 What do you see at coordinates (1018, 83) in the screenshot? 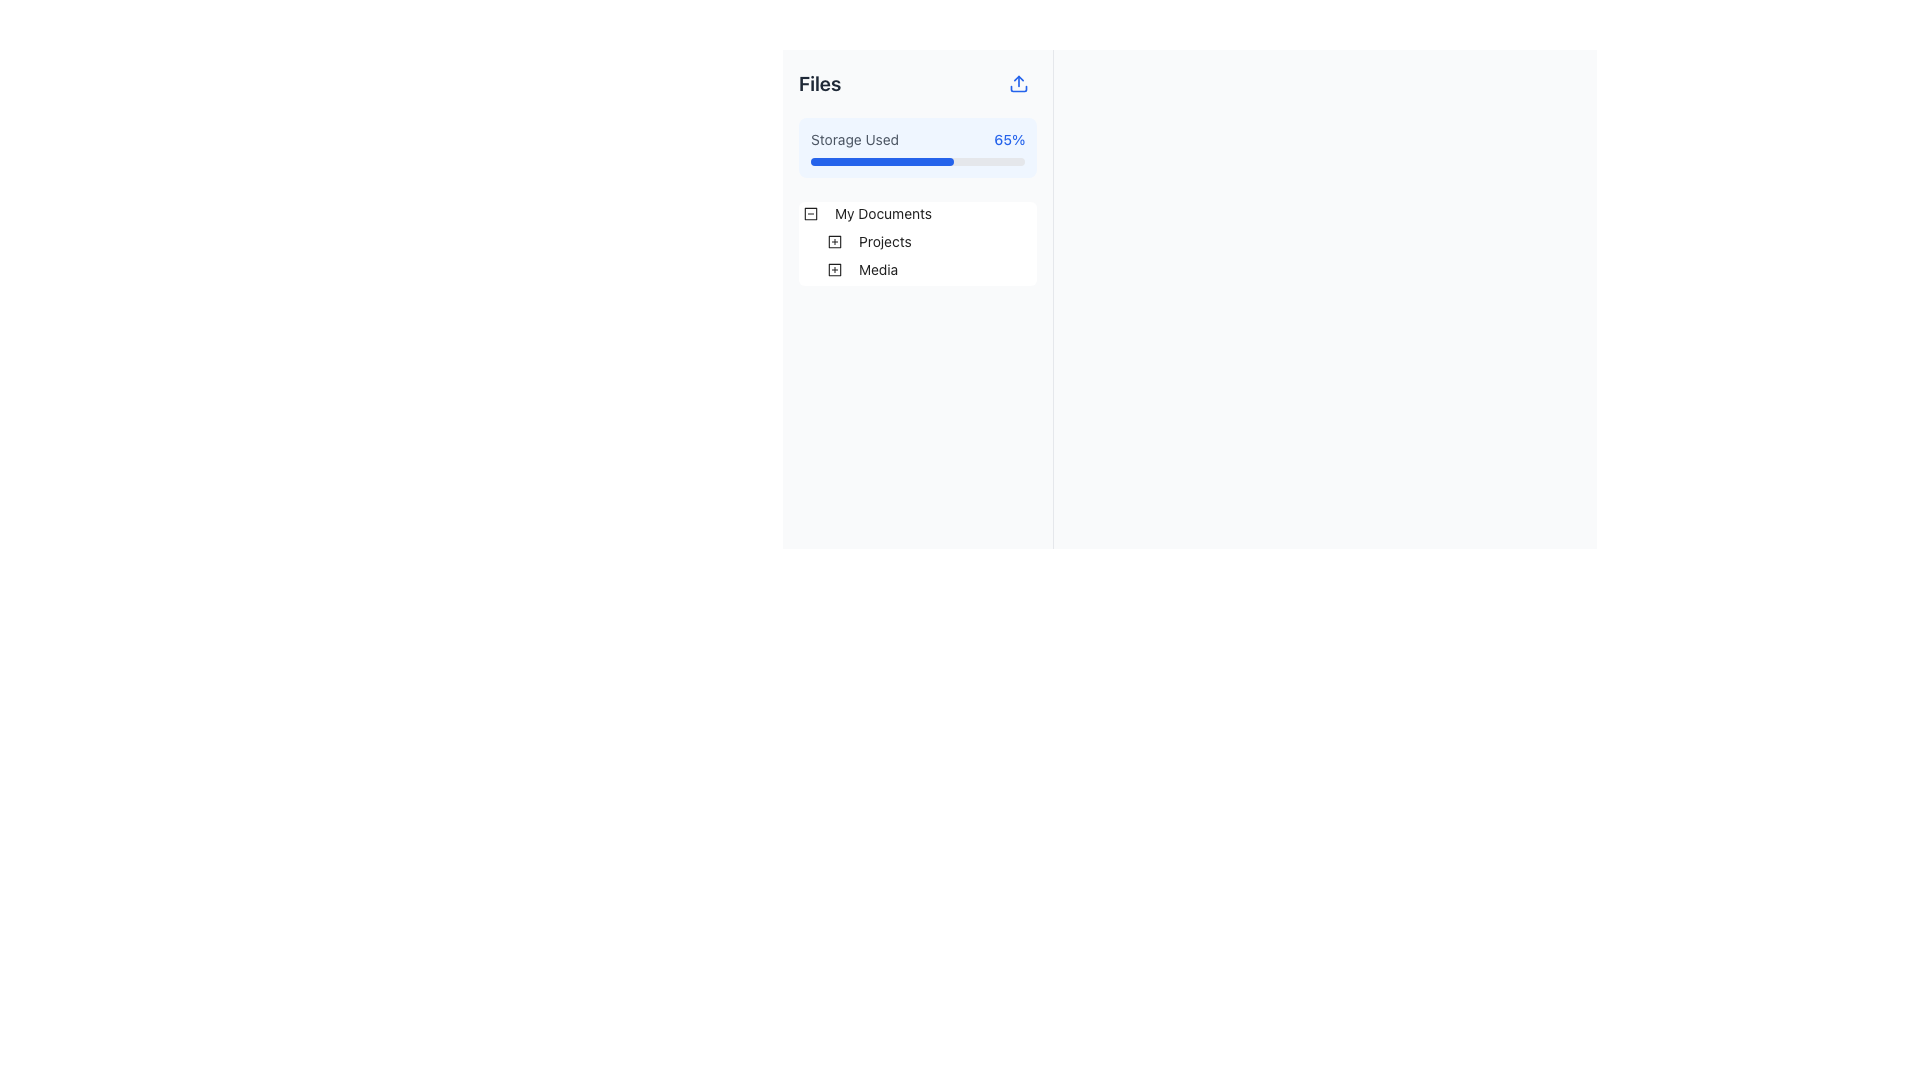
I see `the 'Upload' icon located at the top right corner of the 'Files' panel to initiate the file upload process` at bounding box center [1018, 83].